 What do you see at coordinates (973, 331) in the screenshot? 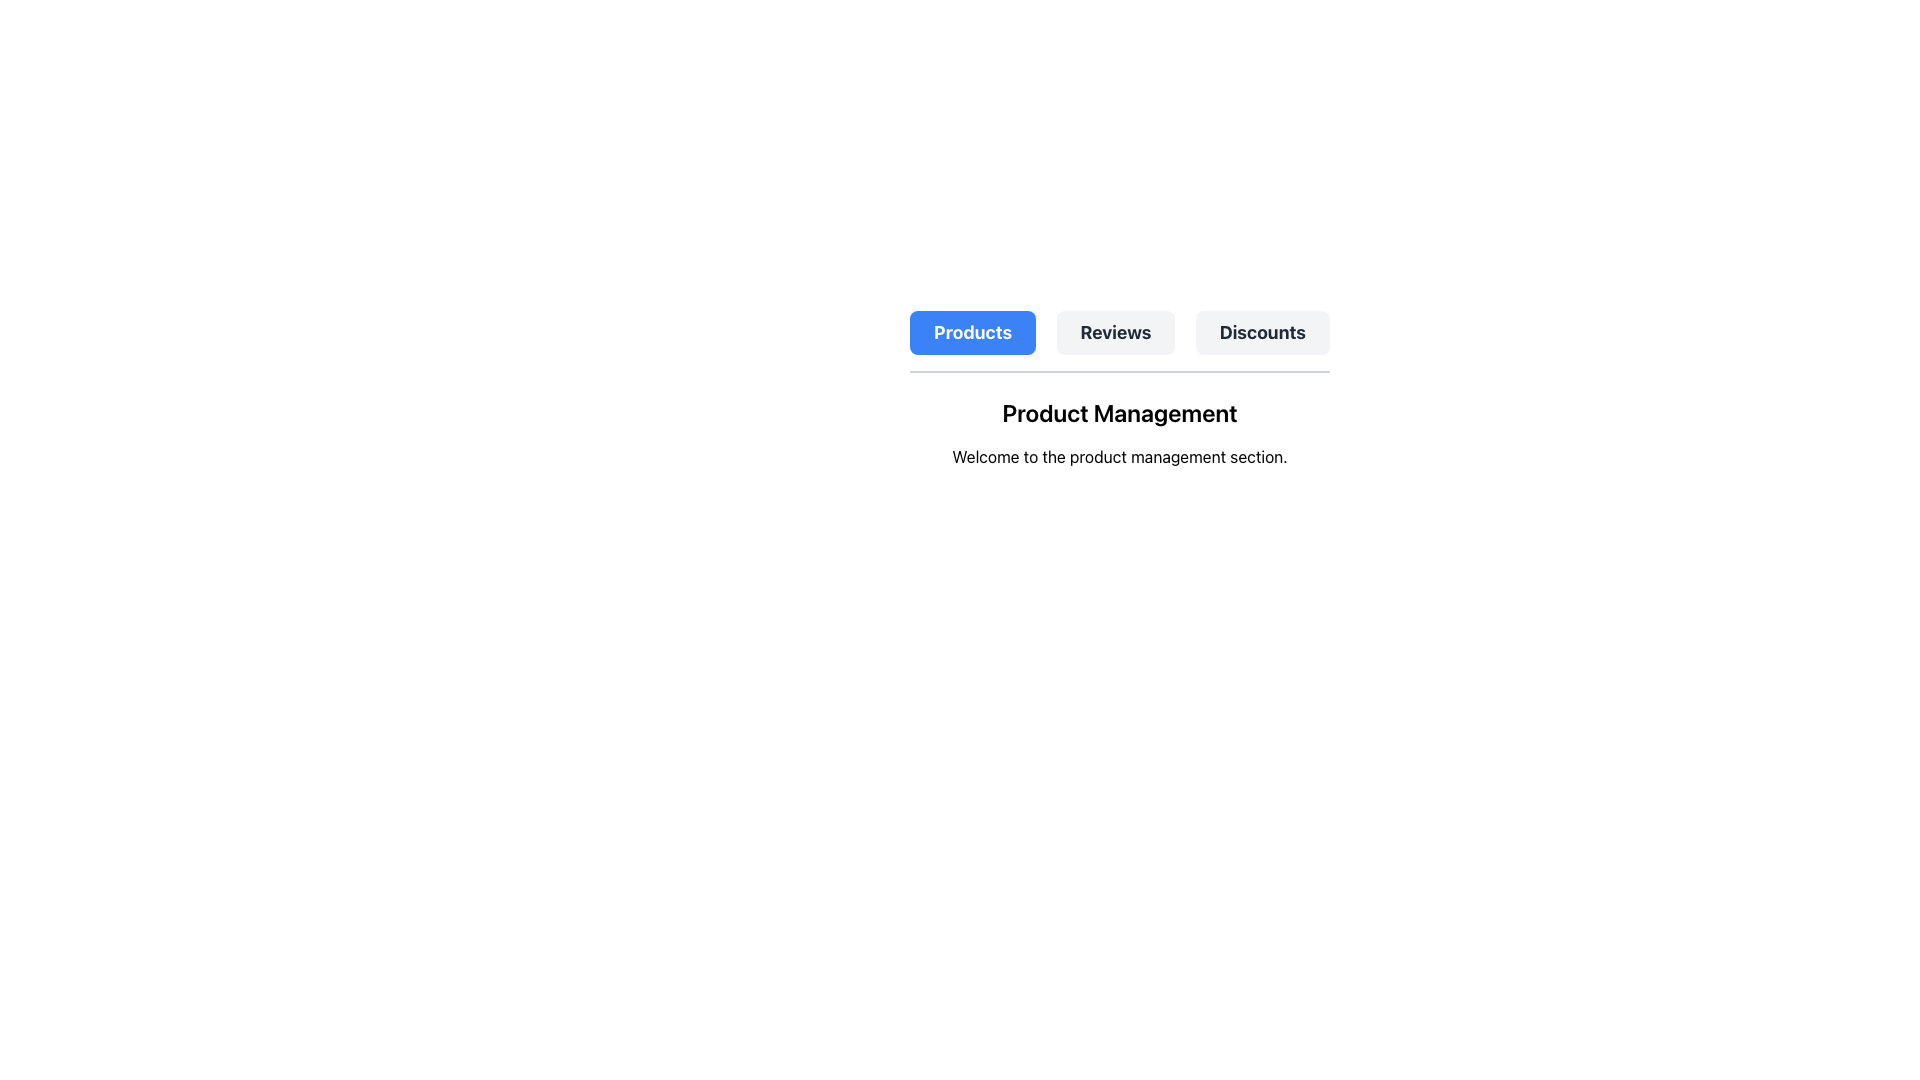
I see `the blue 'Products' button with white bold text` at bounding box center [973, 331].